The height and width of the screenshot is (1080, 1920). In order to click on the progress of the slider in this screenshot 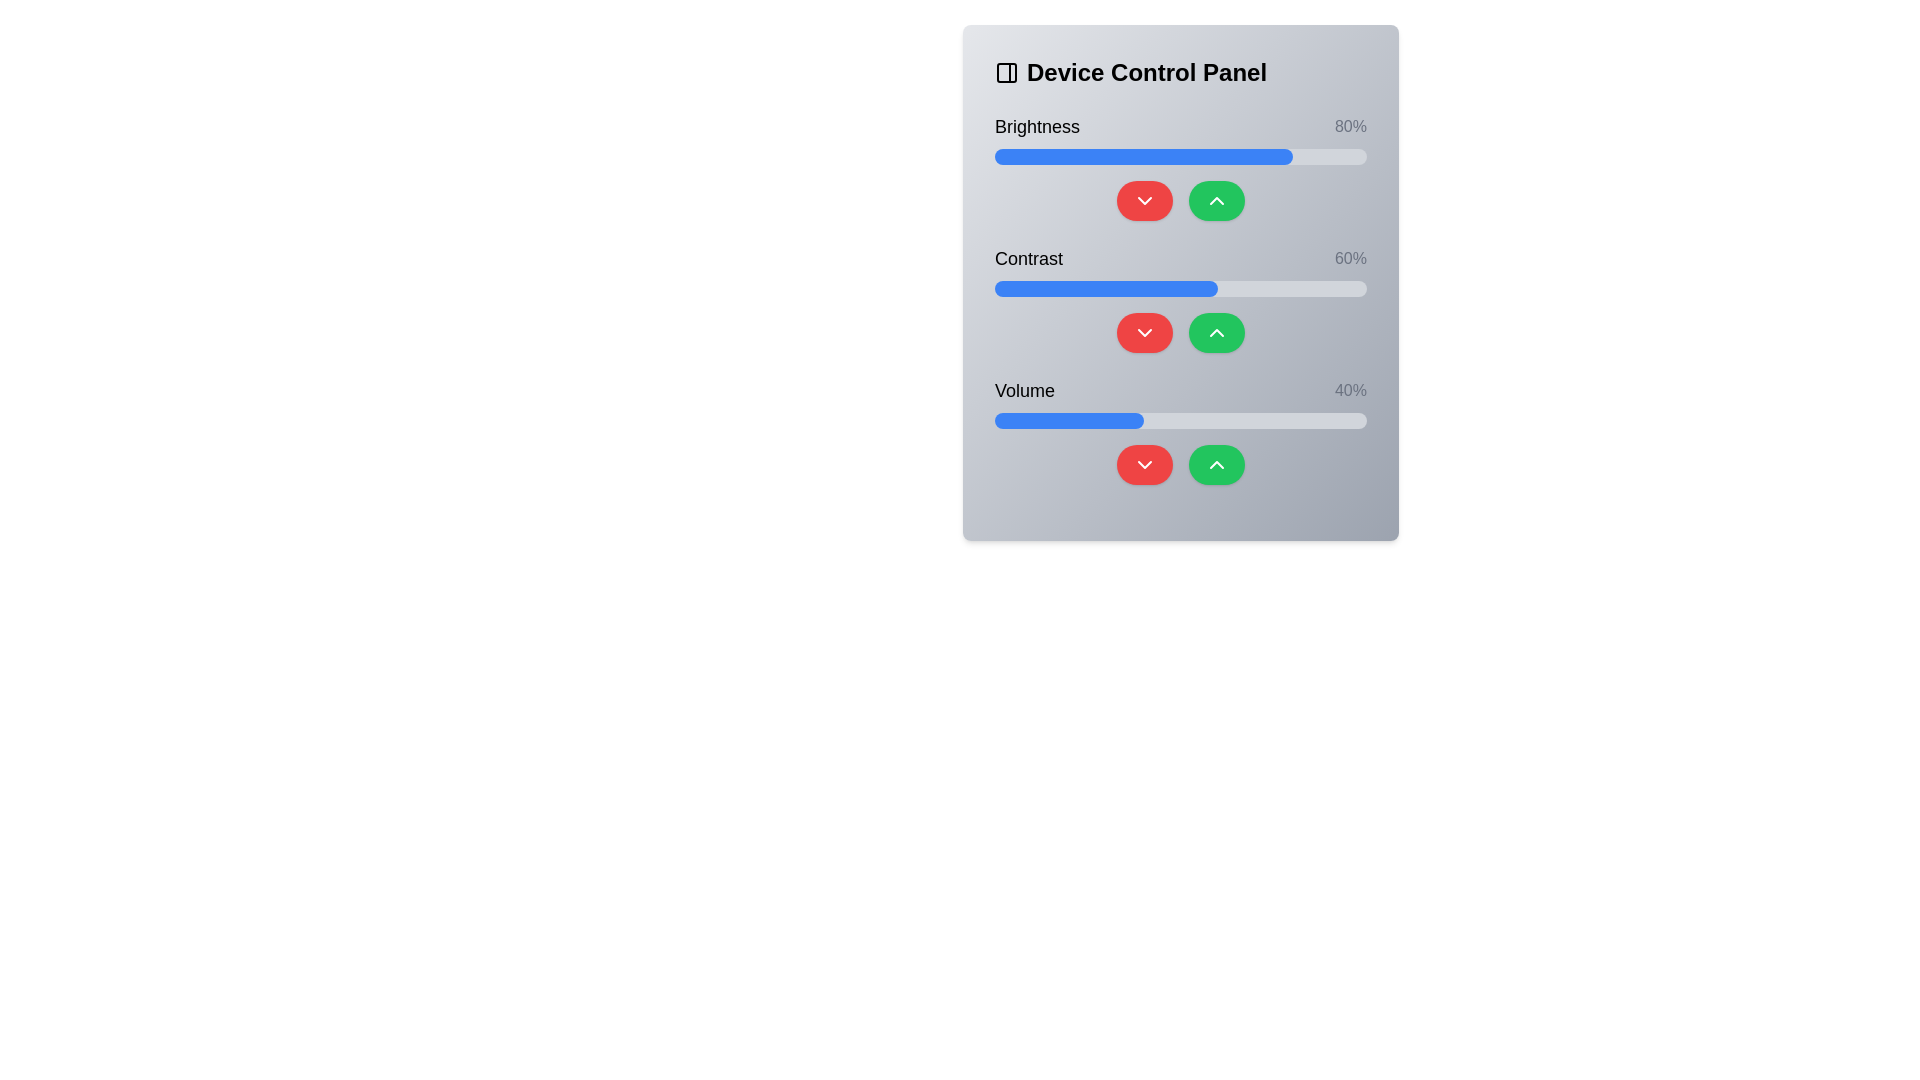, I will do `click(1147, 419)`.